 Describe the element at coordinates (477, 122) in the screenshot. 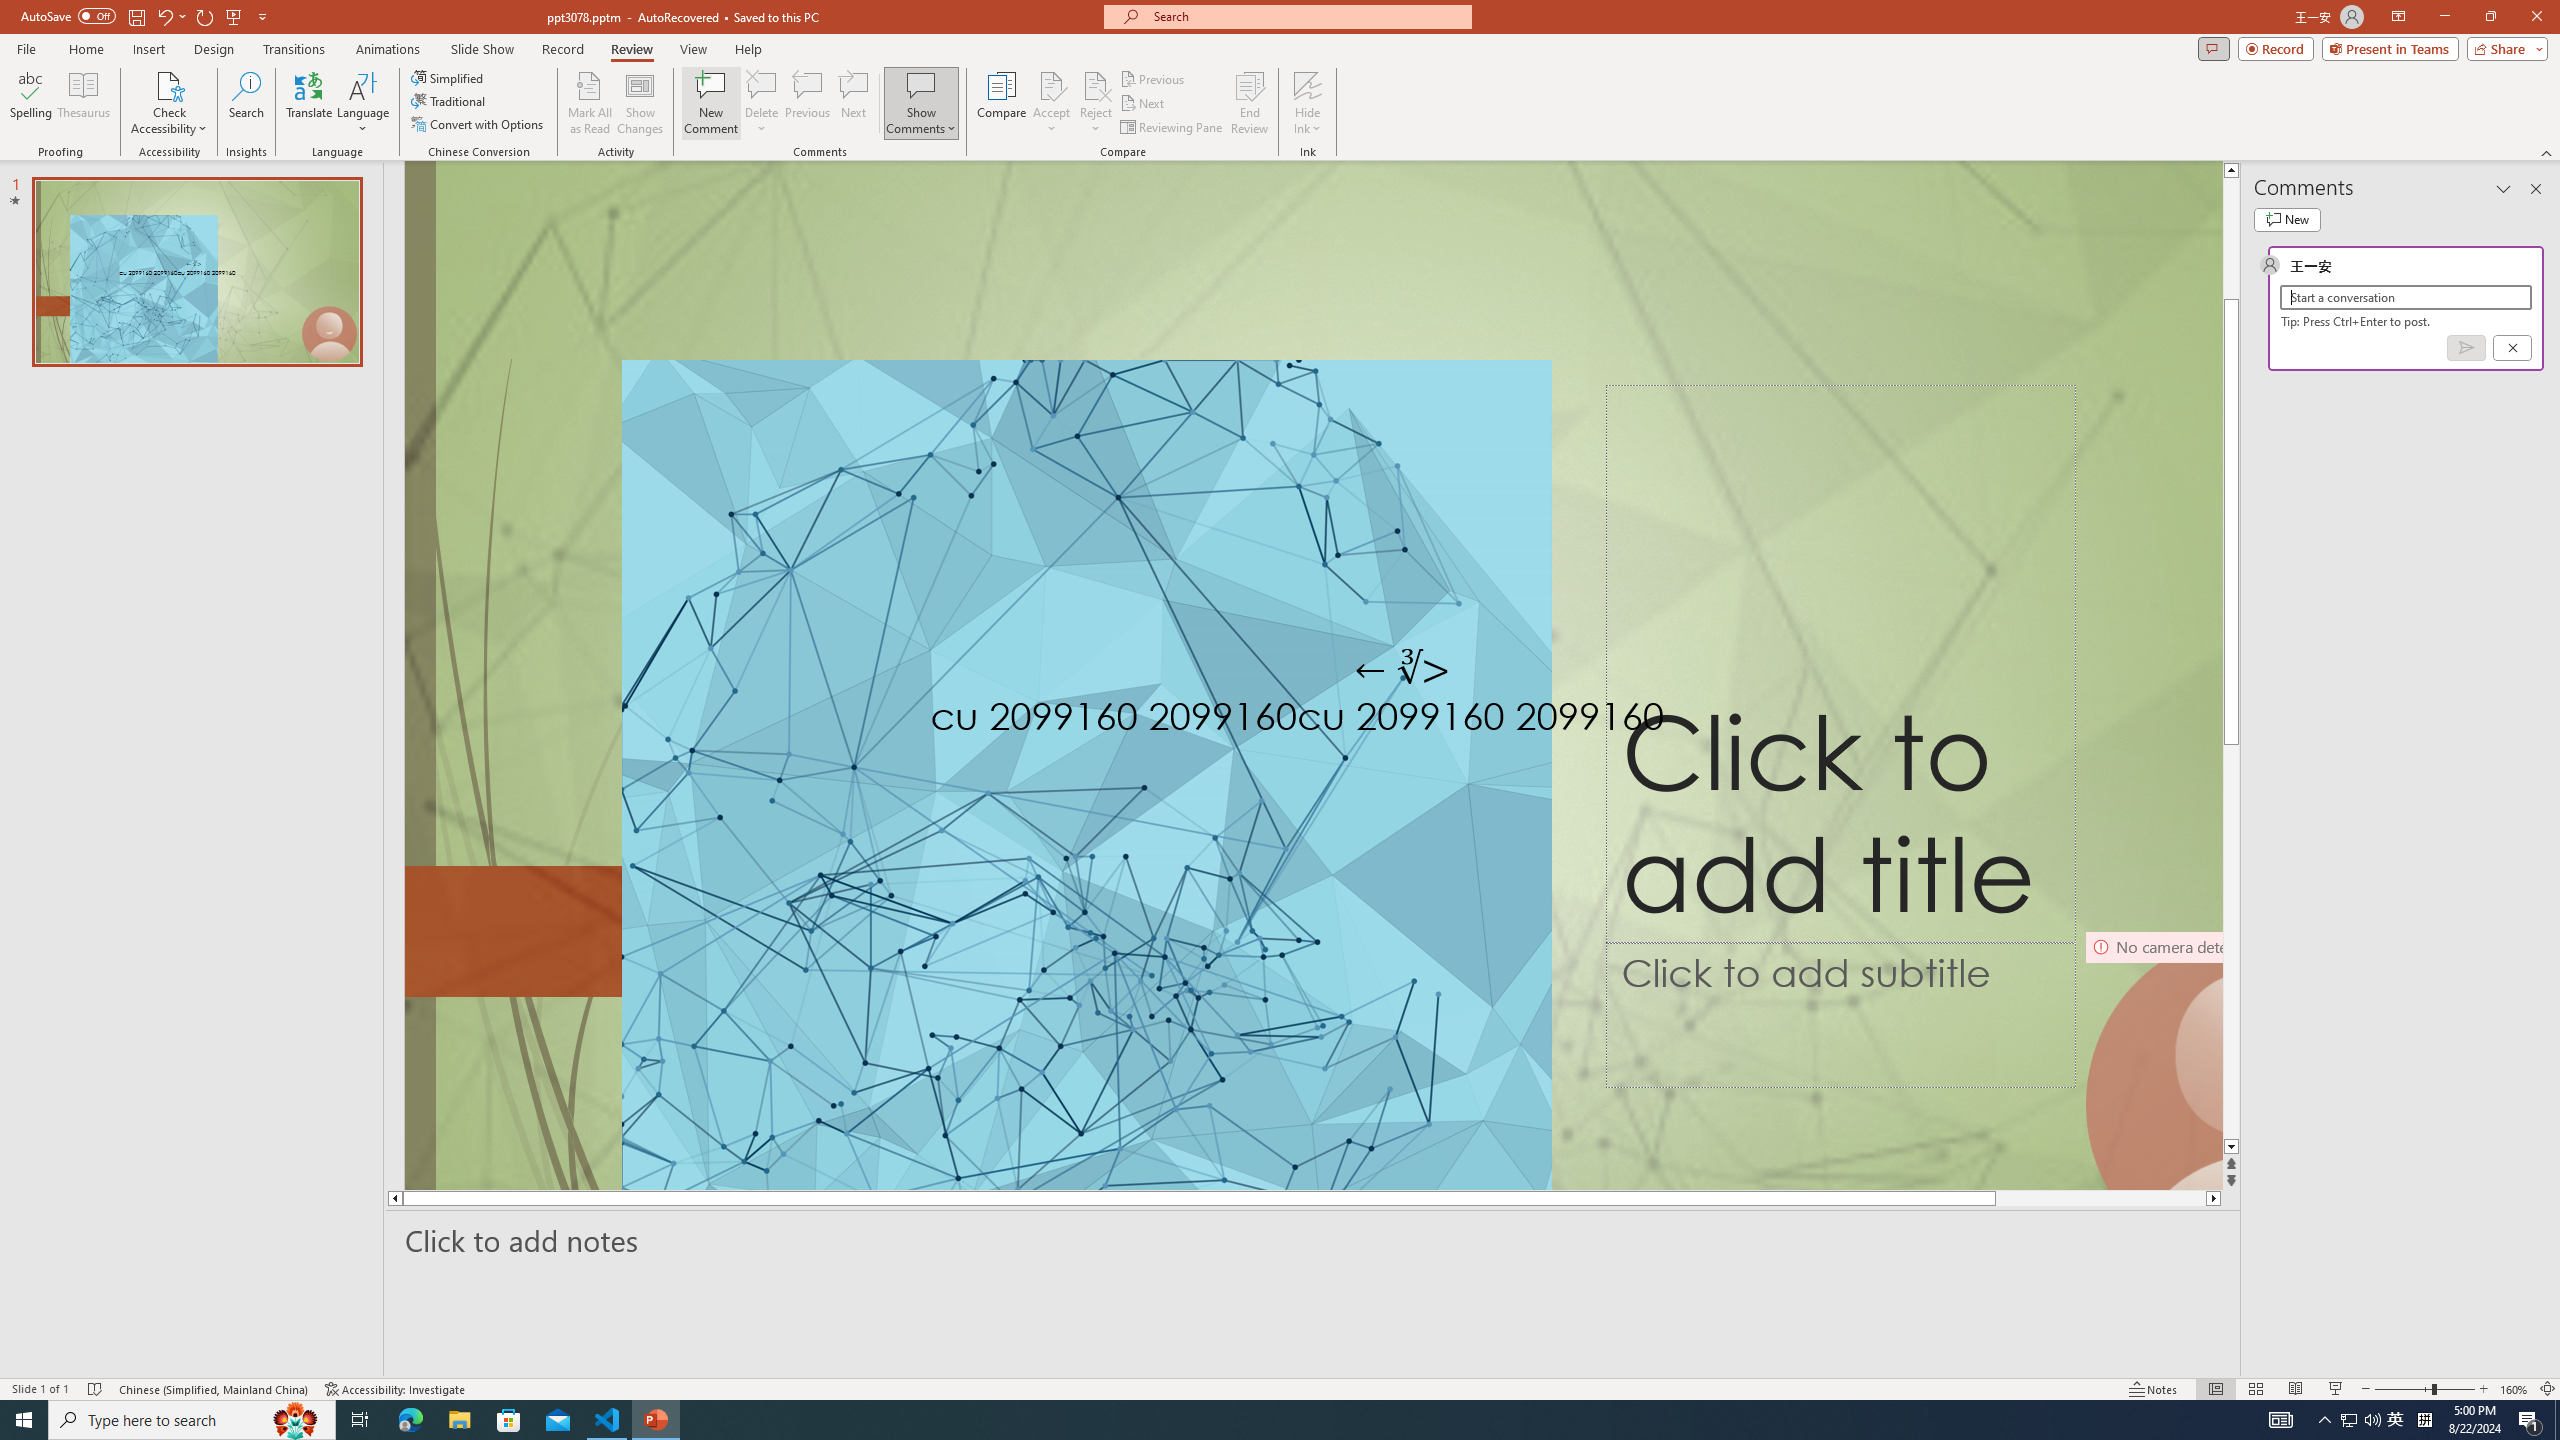

I see `'Convert with Options...'` at that location.